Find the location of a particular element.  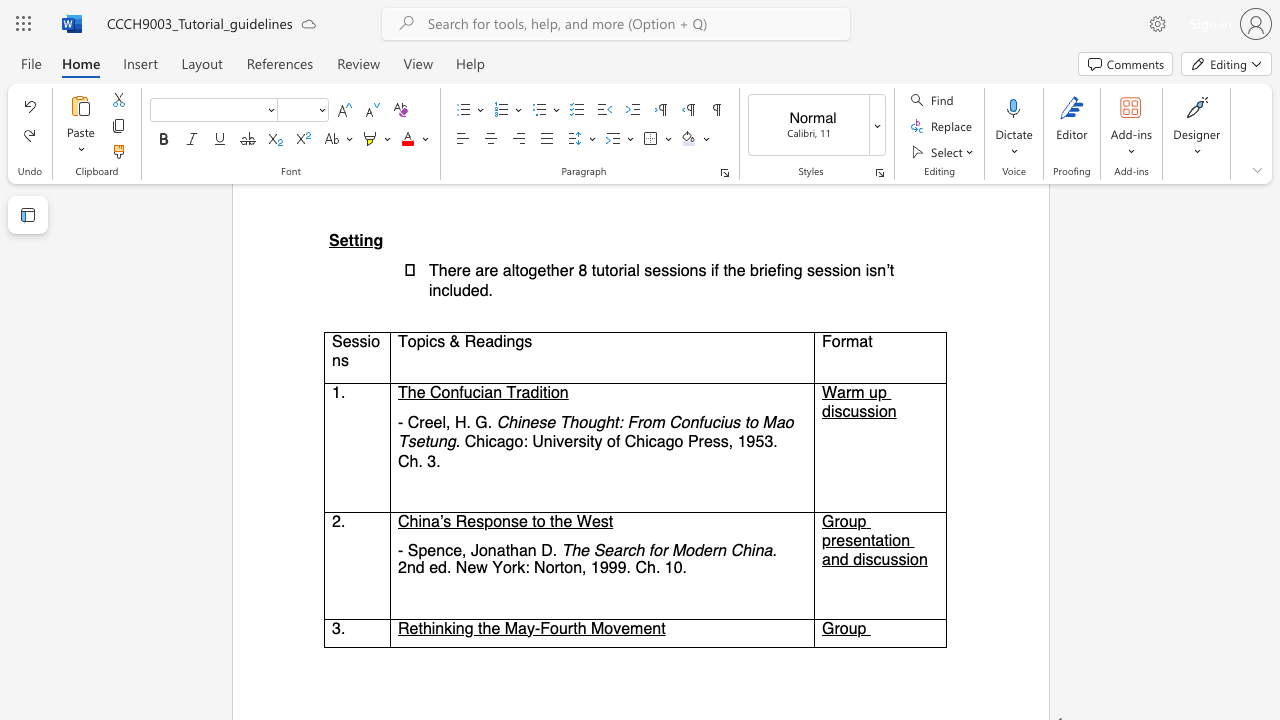

the 1th character "." in the text is located at coordinates (555, 550).